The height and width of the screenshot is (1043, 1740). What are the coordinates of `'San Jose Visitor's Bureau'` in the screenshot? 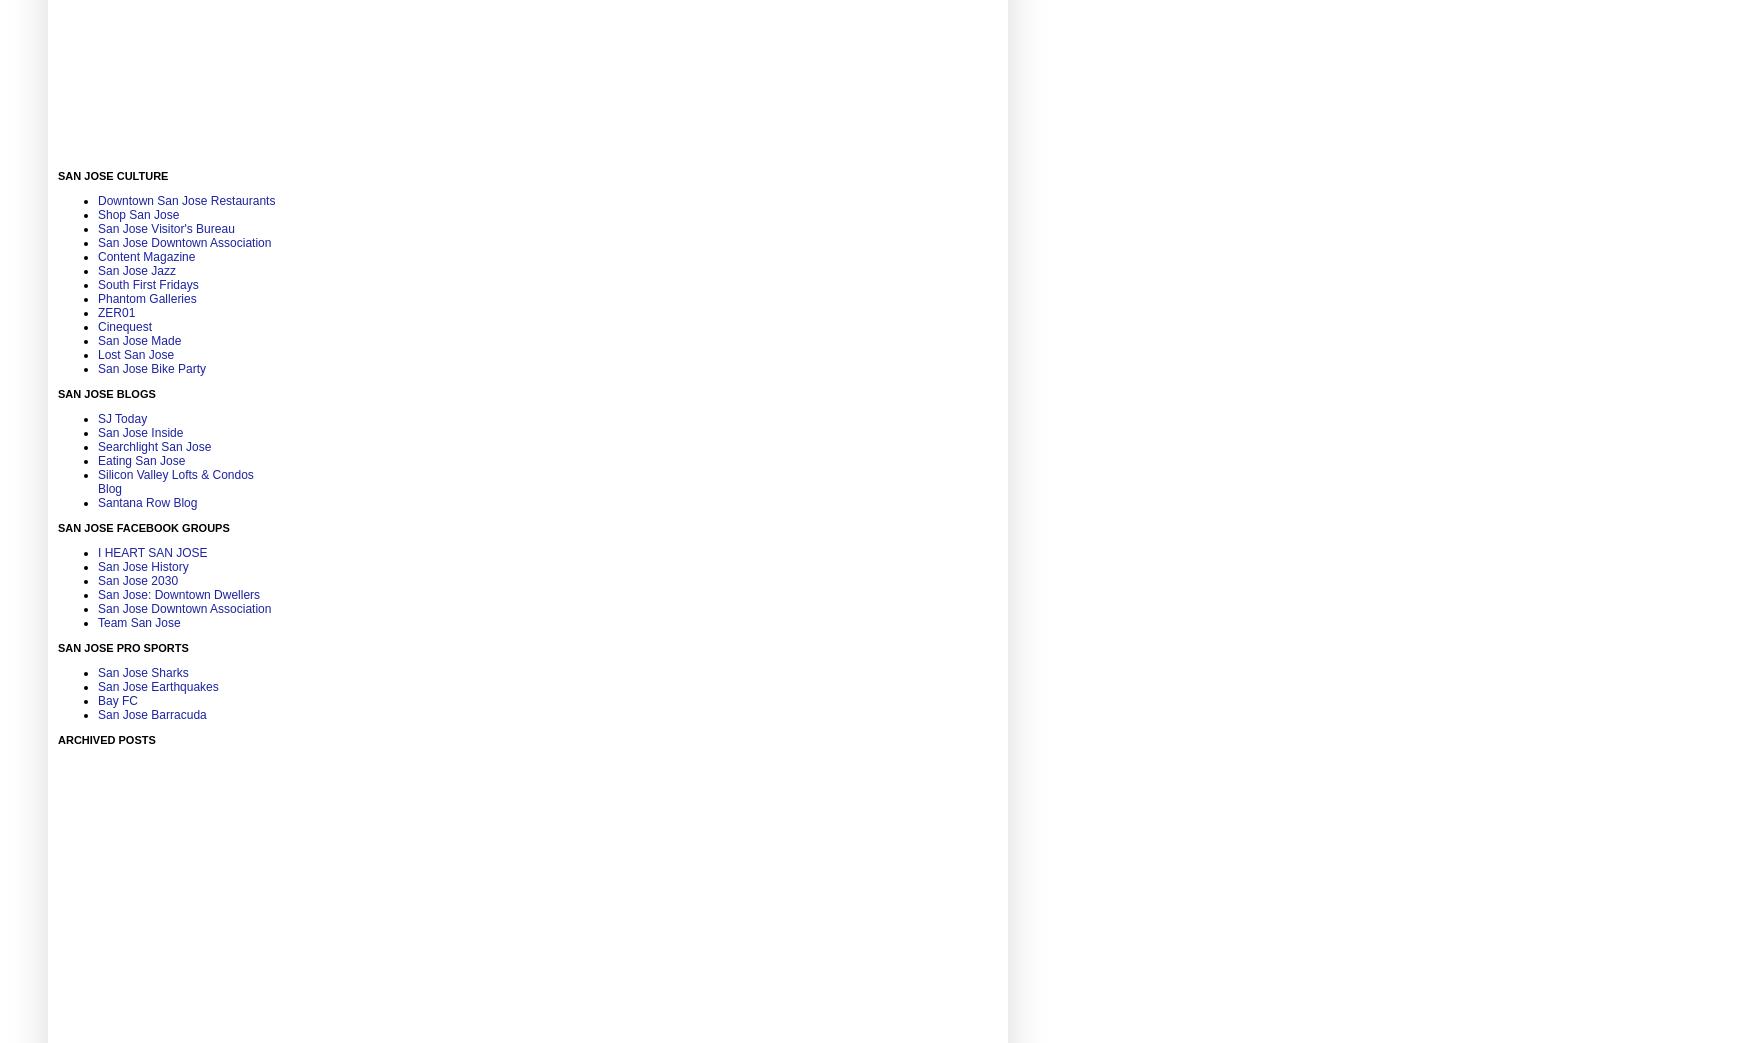 It's located at (164, 227).